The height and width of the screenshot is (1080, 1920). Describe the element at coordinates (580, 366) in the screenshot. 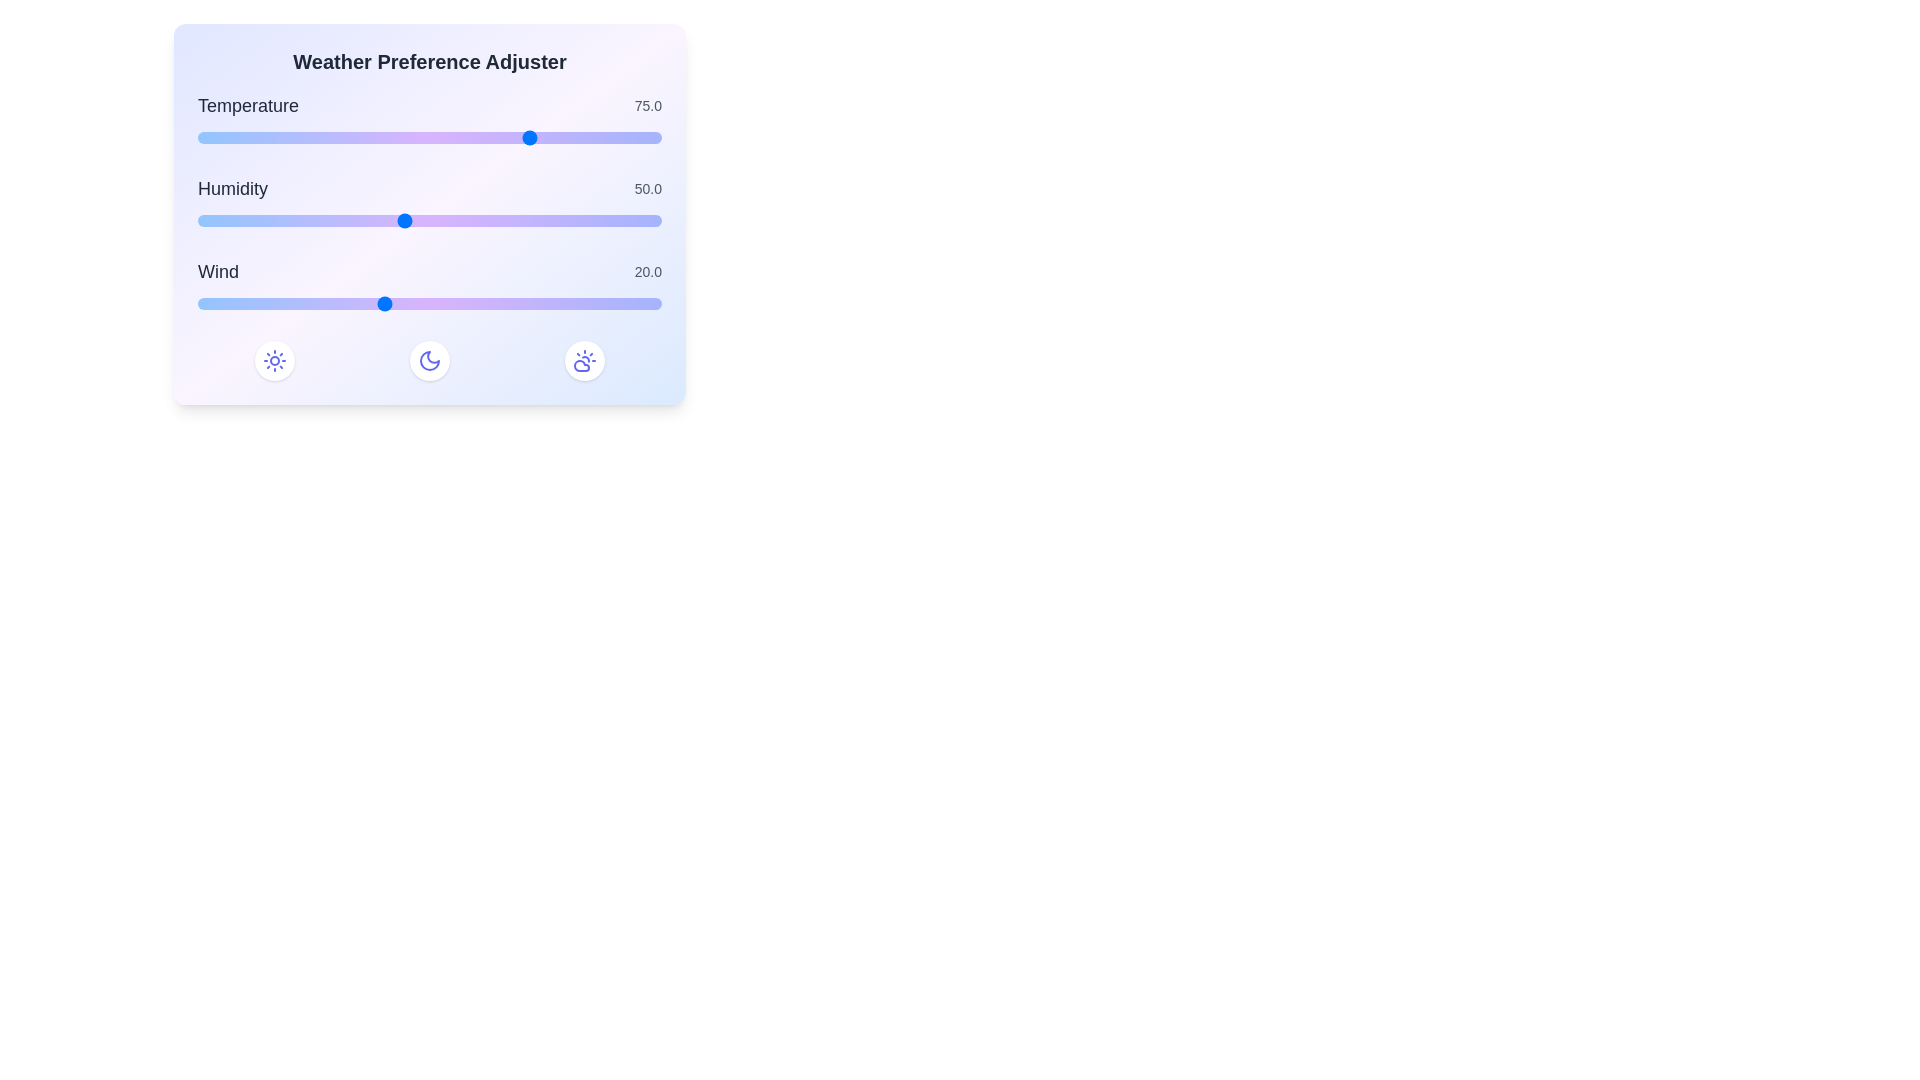

I see `the weather icon representing cloudy or sunrise conditions, which is the third icon from the left in the bottom row of icons below the adjustment sliders` at that location.